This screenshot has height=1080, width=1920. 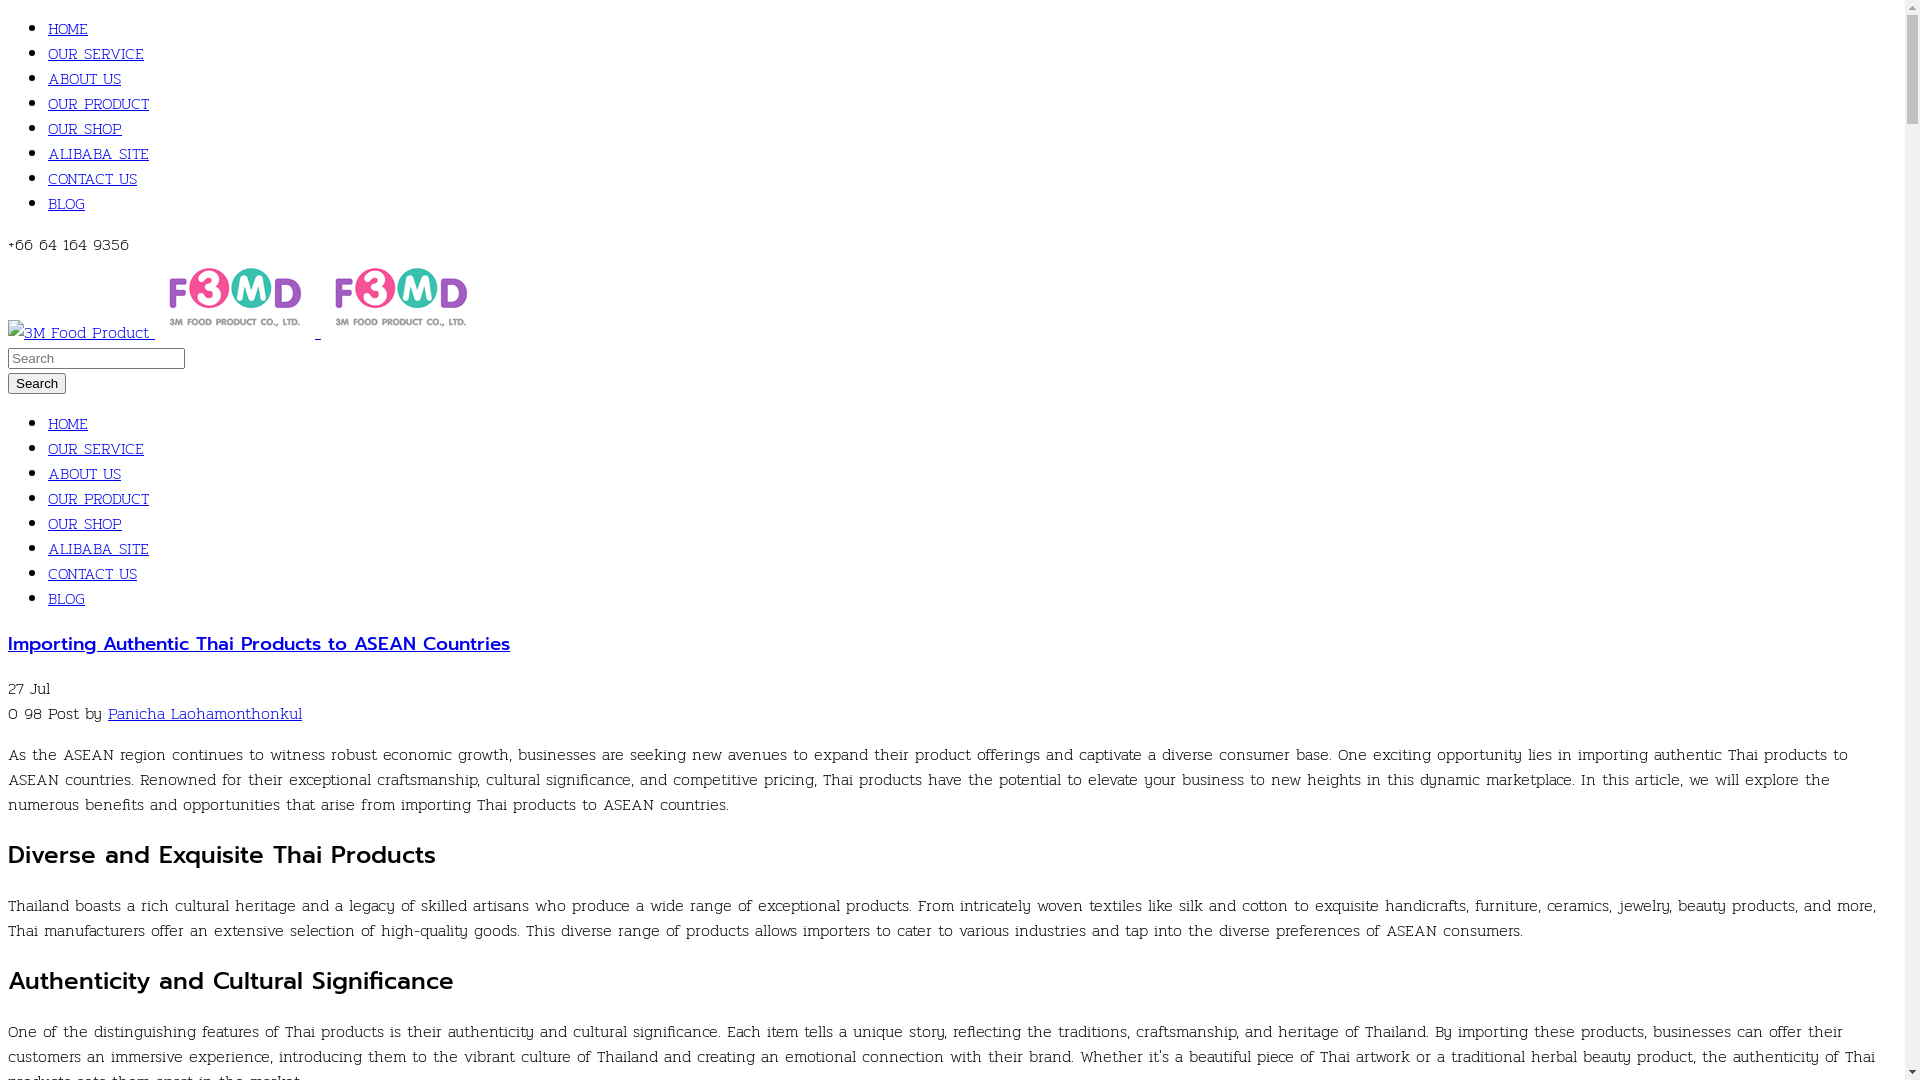 What do you see at coordinates (97, 497) in the screenshot?
I see `'OUR PRODUCT'` at bounding box center [97, 497].